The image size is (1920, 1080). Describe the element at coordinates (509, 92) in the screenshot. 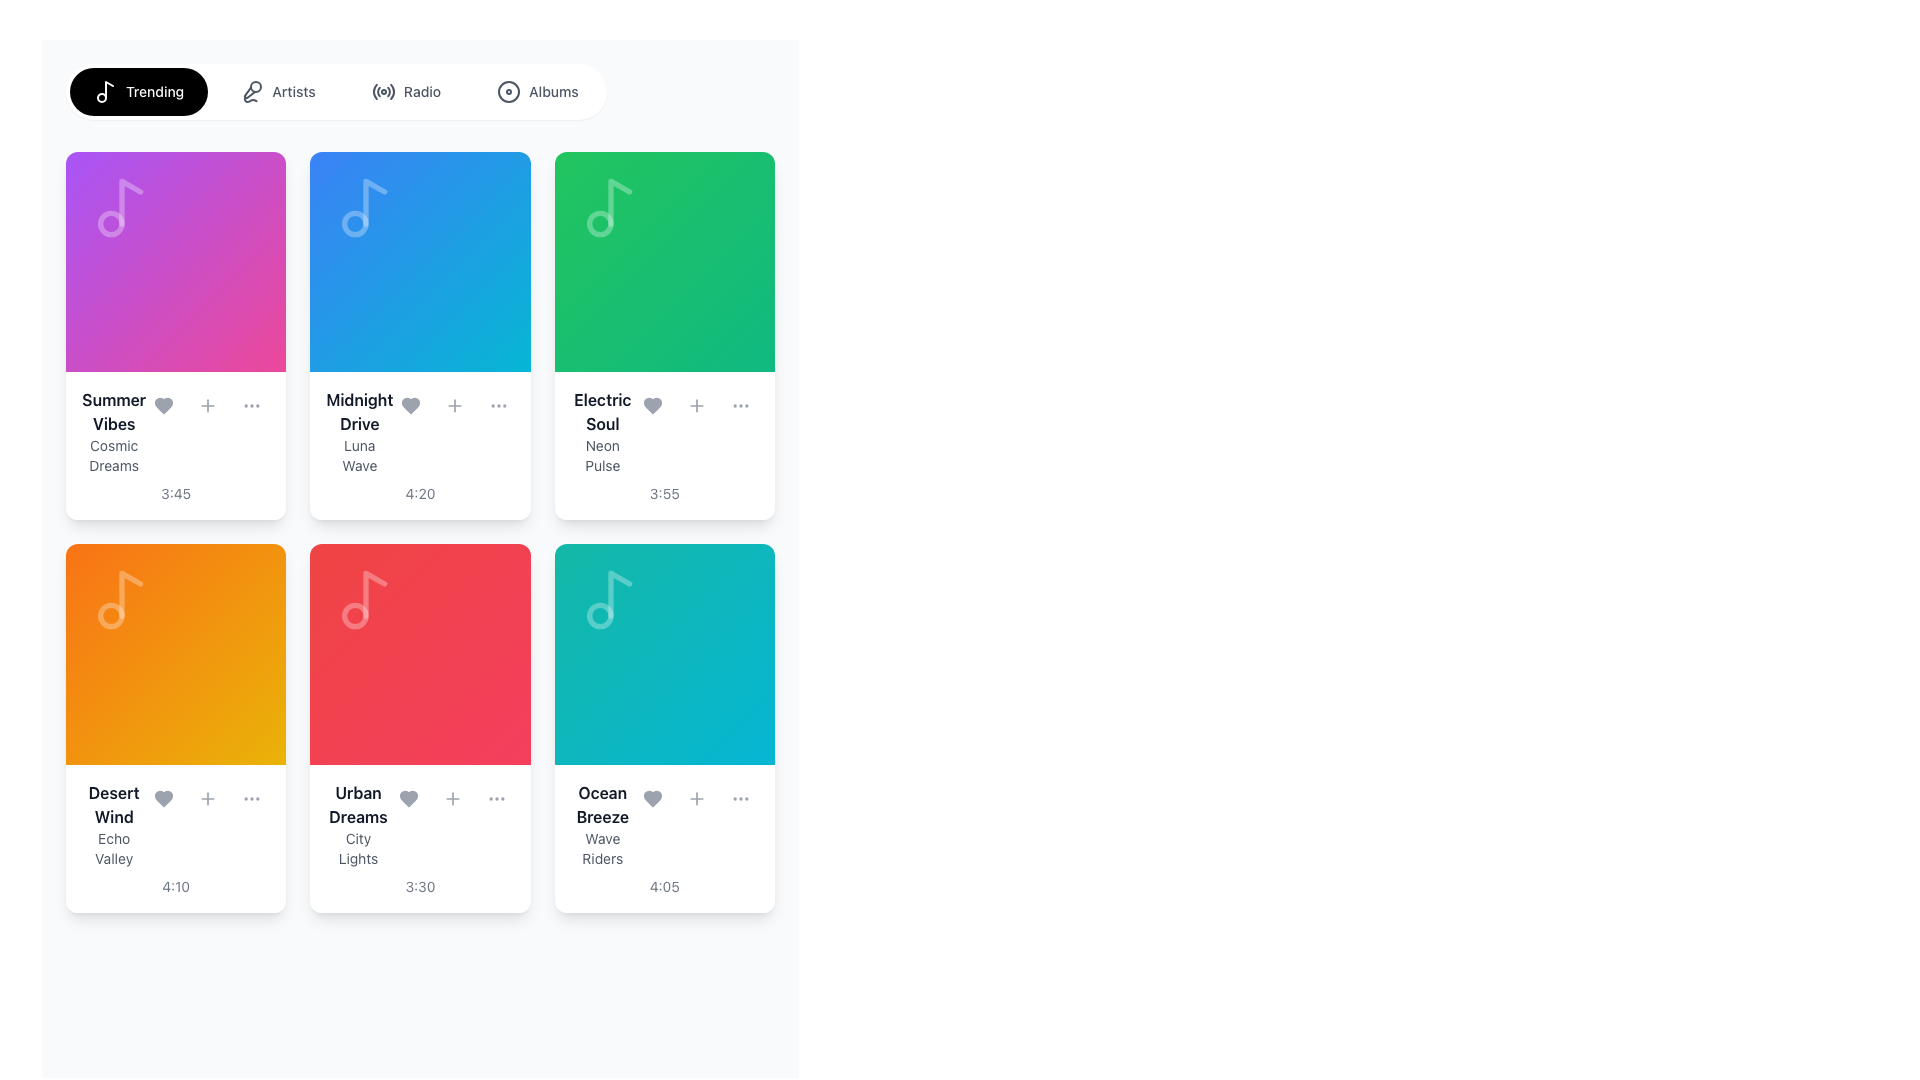

I see `the Decorative SVG Icon located within the navigation bar to the left of the 'Albums' text, which serves as a static ornamental icon` at that location.